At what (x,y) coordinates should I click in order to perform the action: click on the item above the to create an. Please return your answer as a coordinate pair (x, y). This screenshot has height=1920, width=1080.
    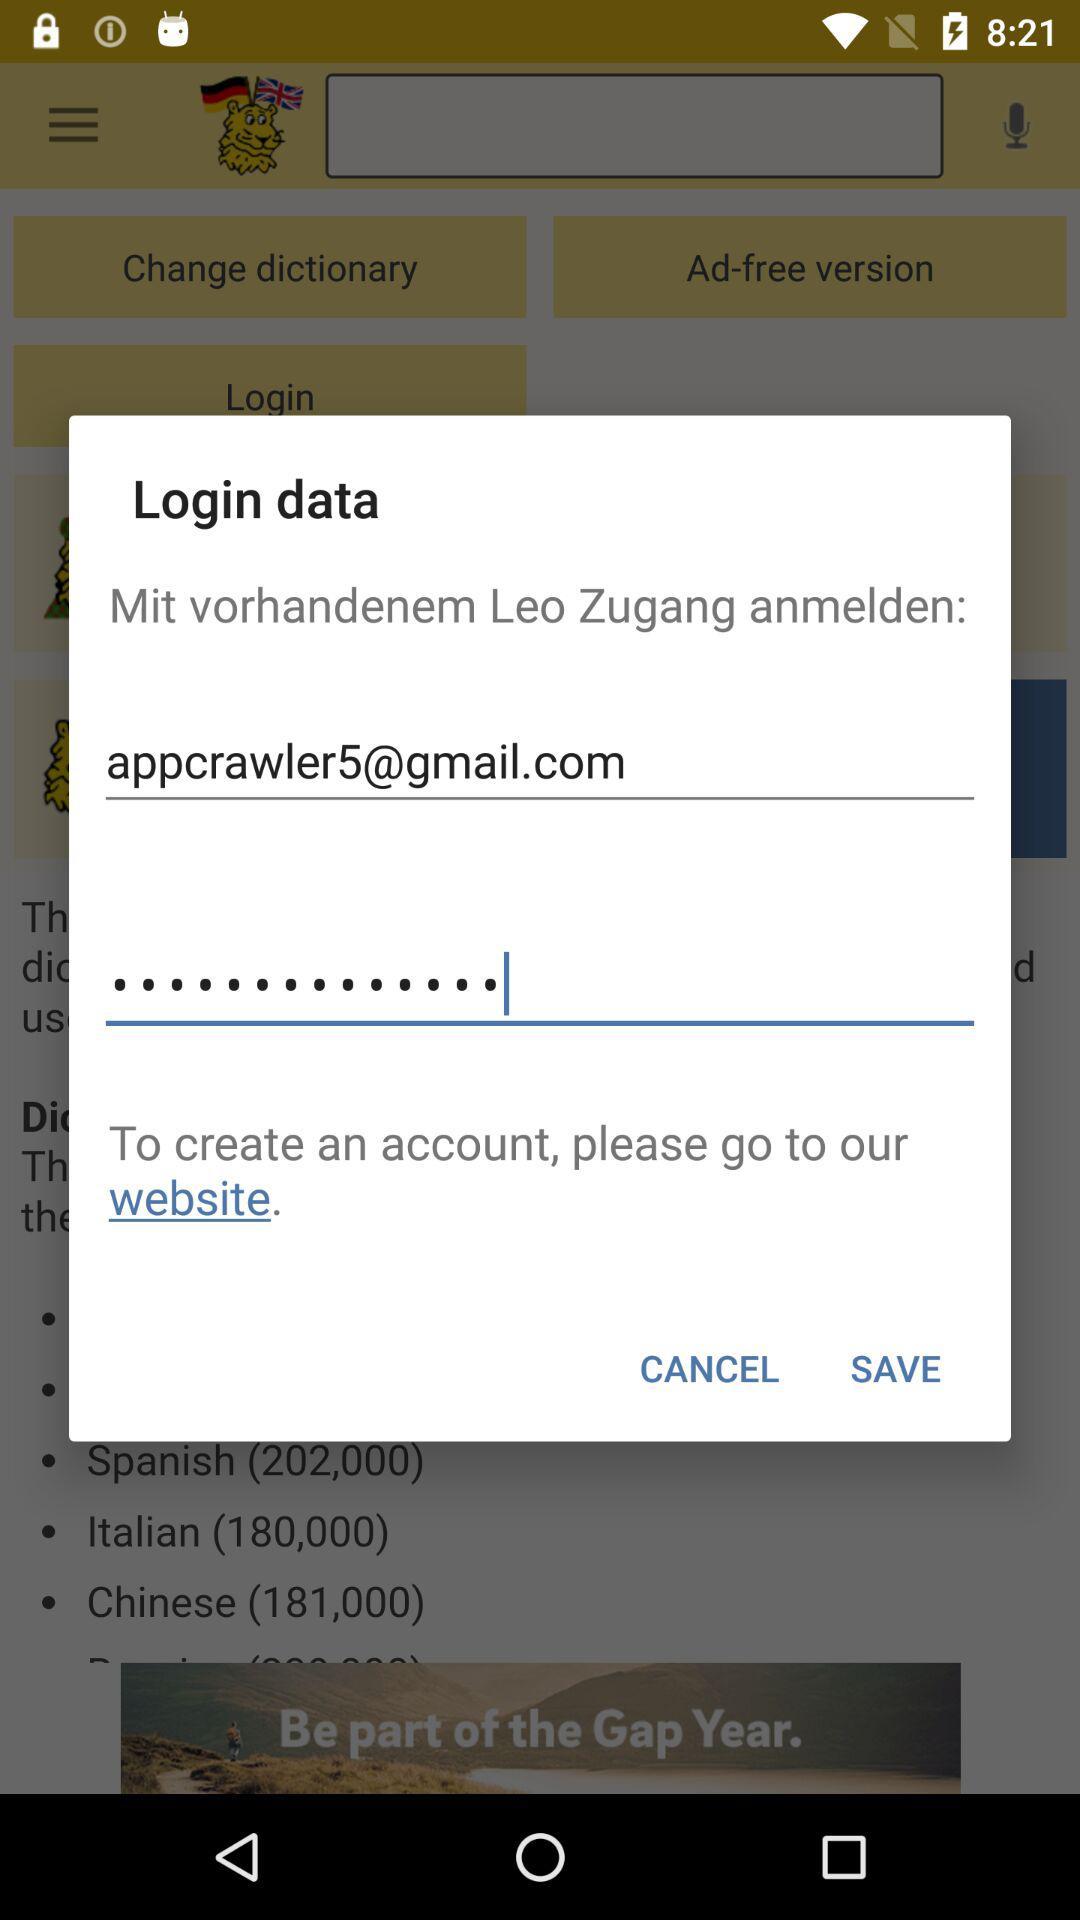
    Looking at the image, I should click on (540, 984).